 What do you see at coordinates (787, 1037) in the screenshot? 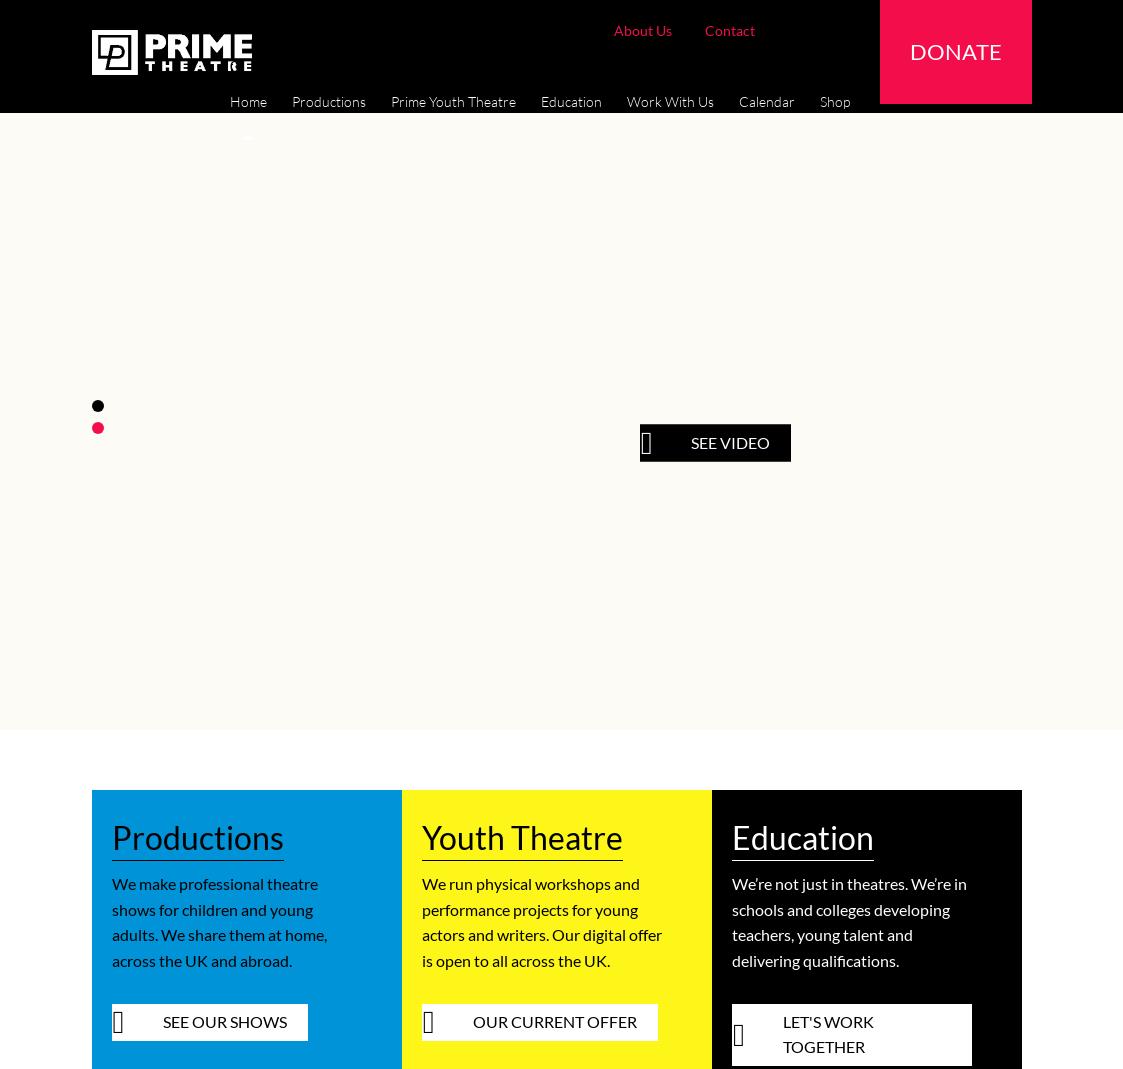
I see `'Creating a new world'` at bounding box center [787, 1037].